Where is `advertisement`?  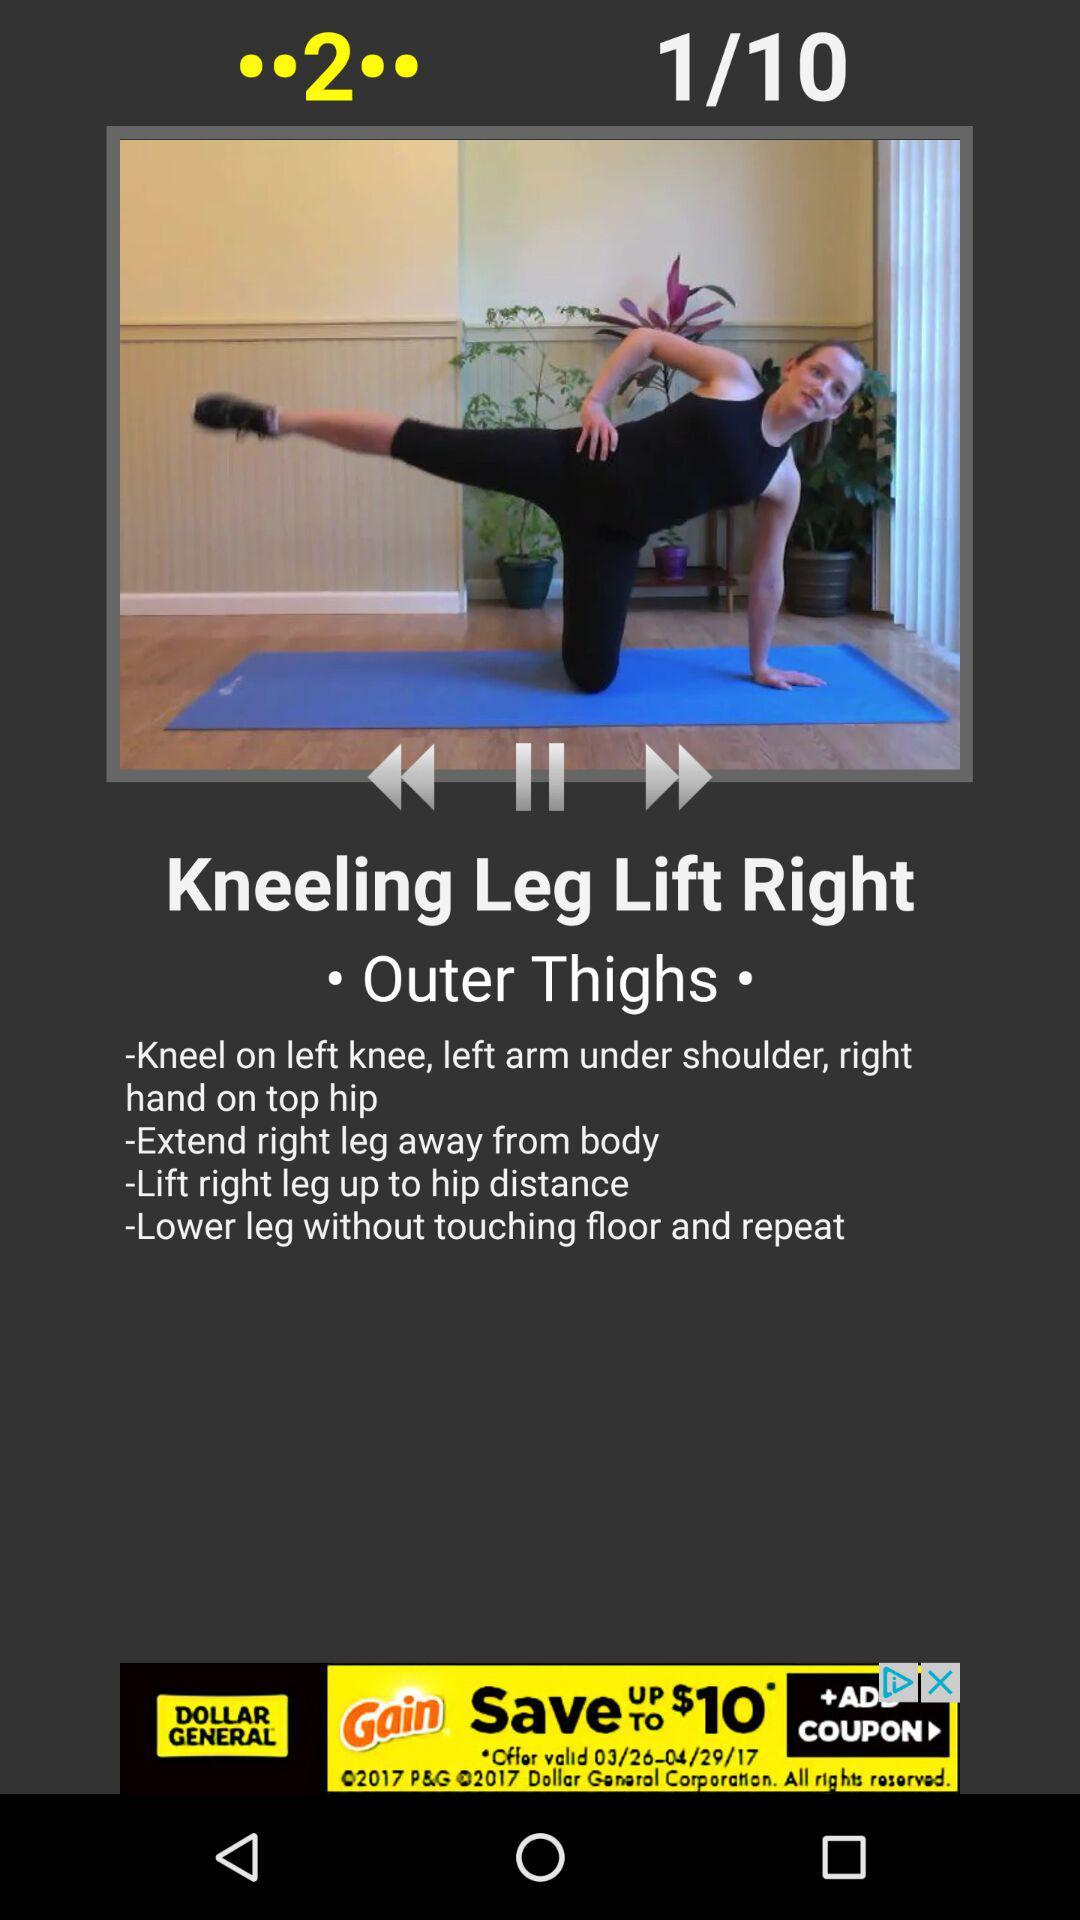
advertisement is located at coordinates (540, 1727).